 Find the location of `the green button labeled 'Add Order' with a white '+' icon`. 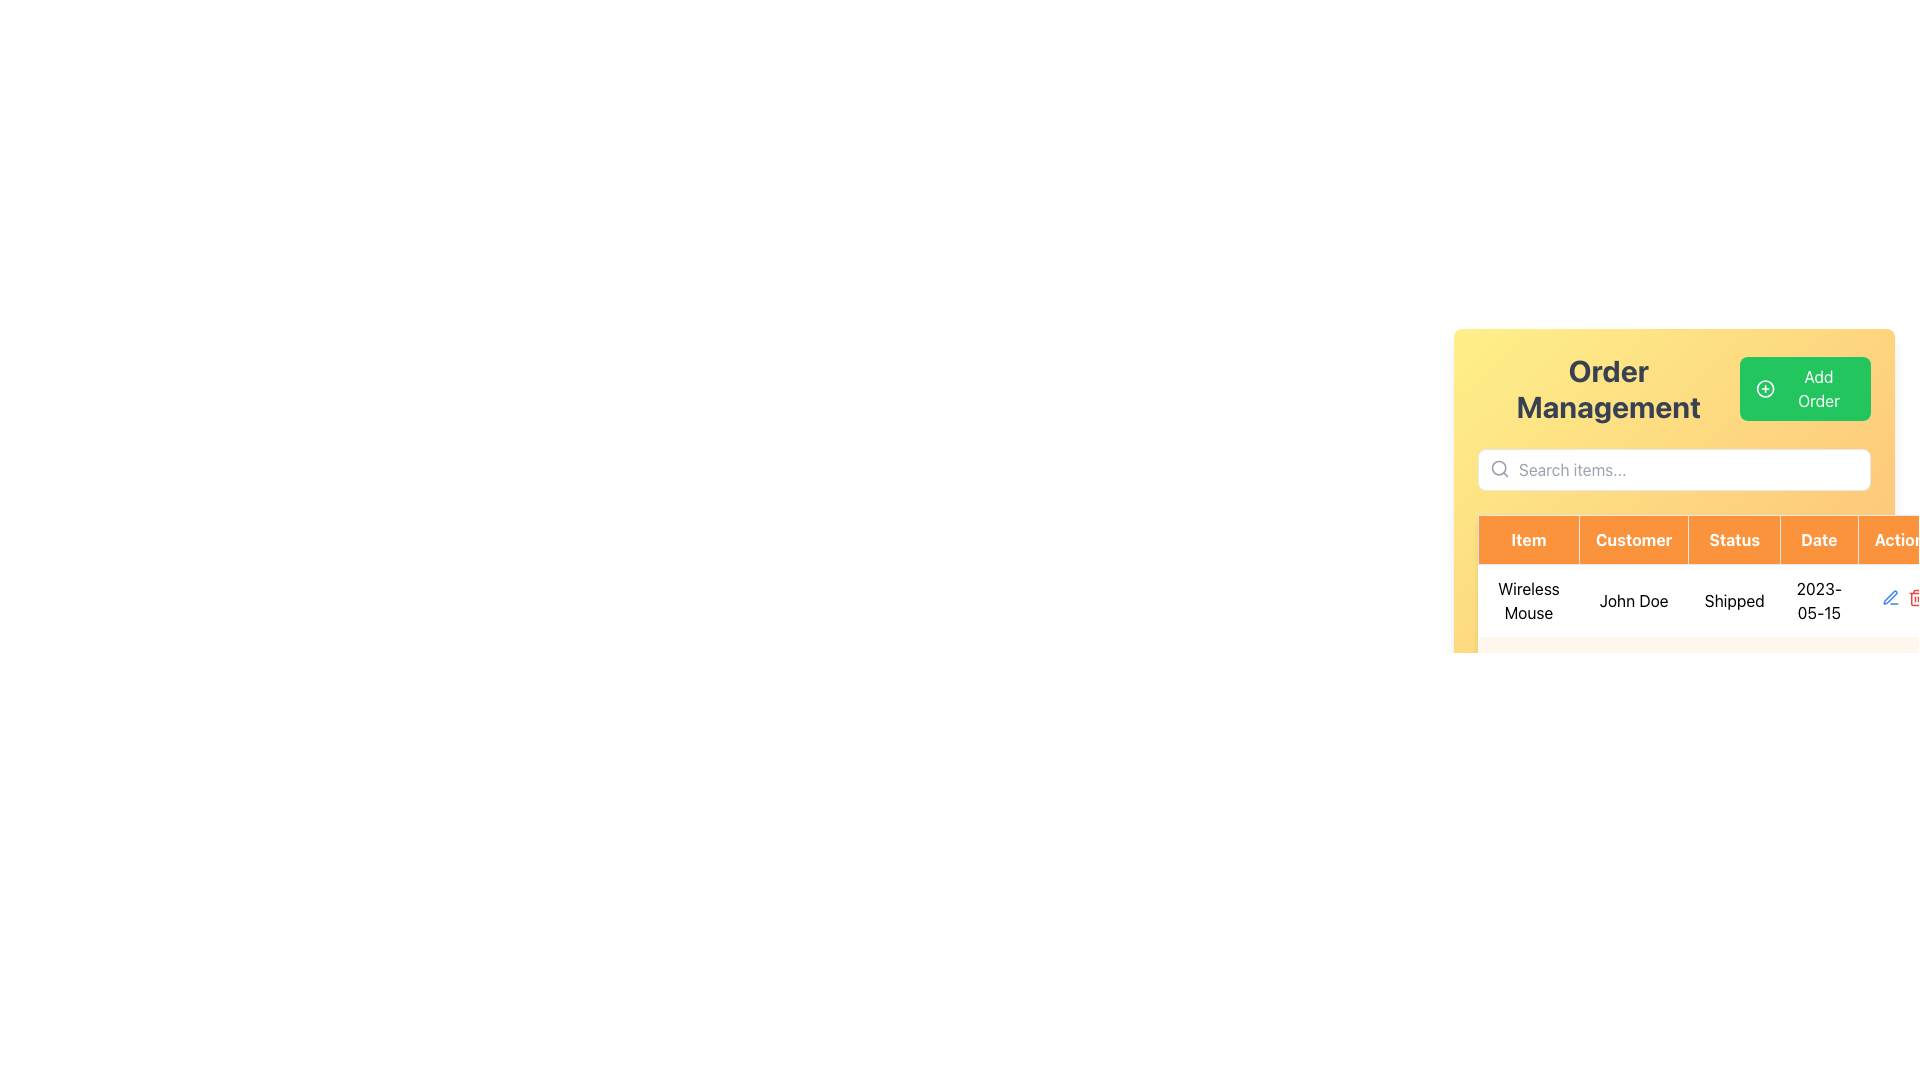

the green button labeled 'Add Order' with a white '+' icon is located at coordinates (1805, 389).